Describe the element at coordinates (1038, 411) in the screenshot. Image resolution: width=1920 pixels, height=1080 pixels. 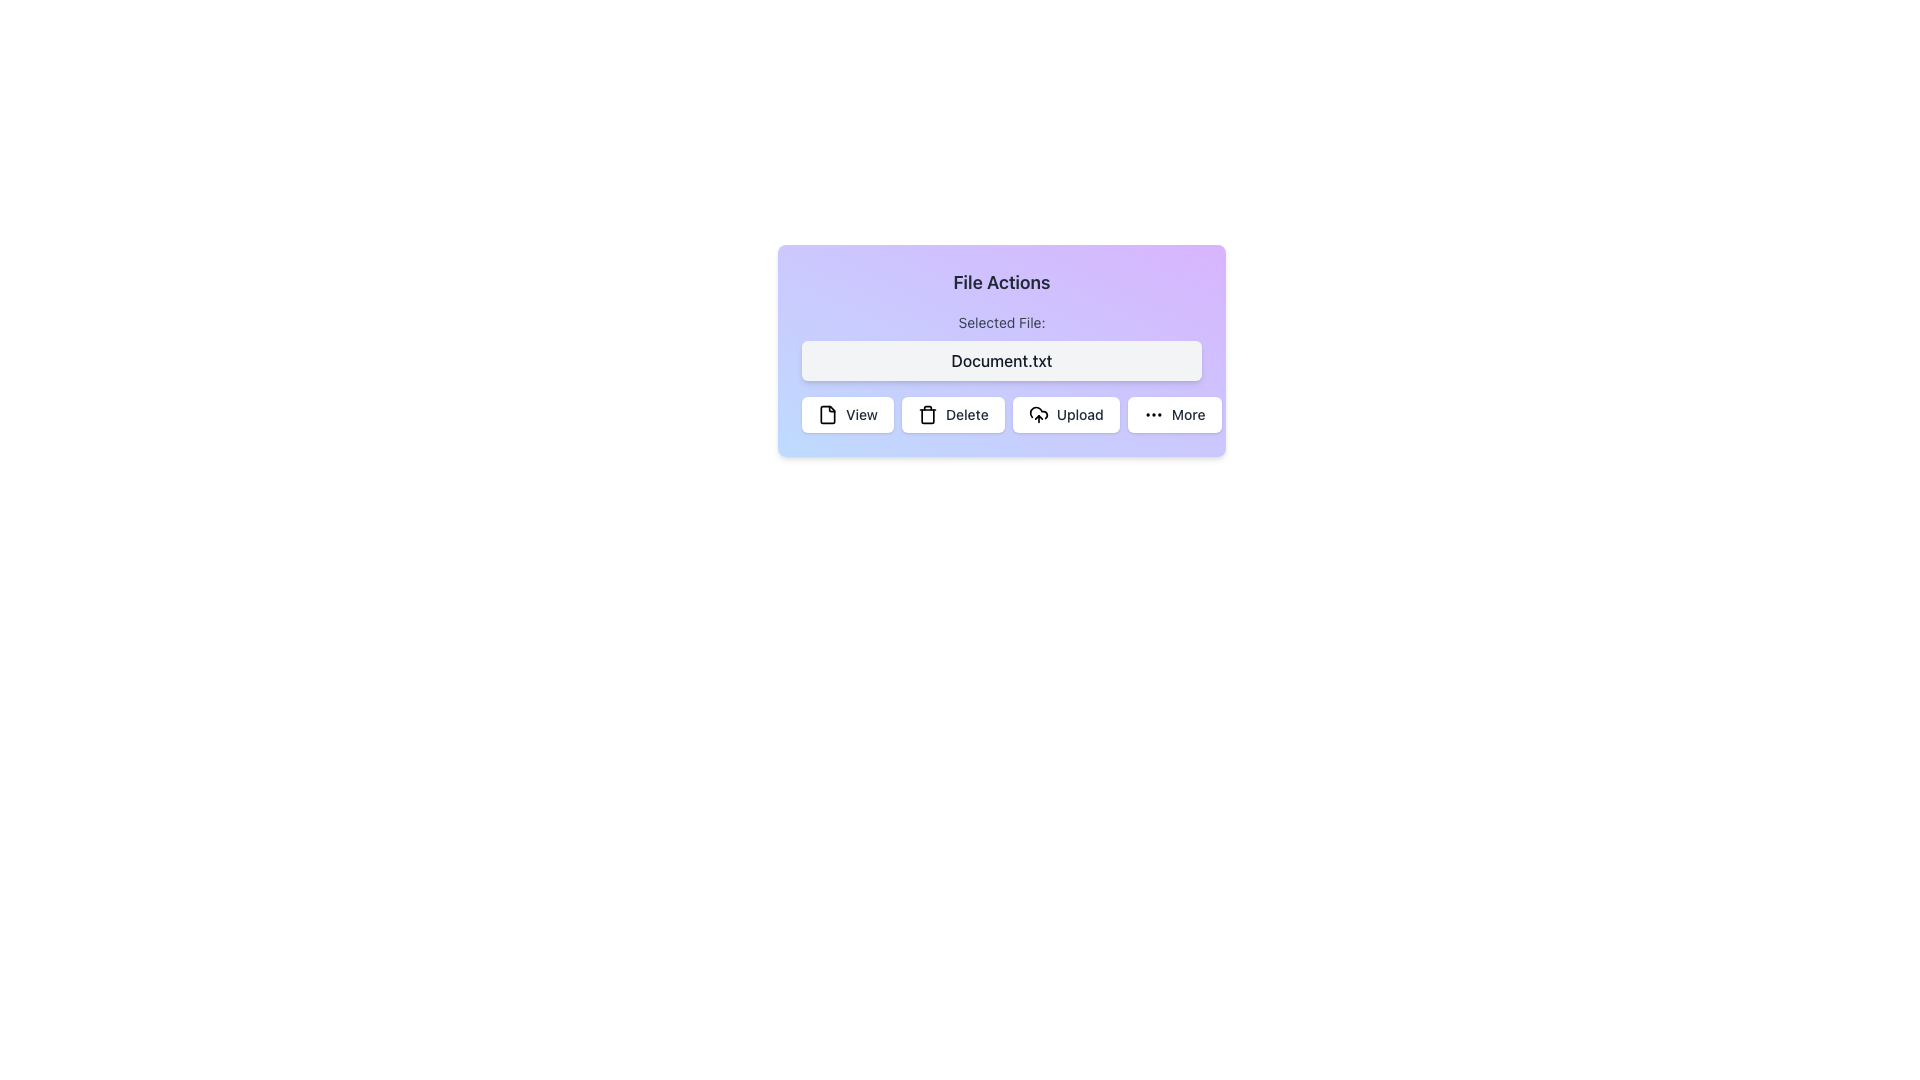
I see `the cloud upload icon located centrally within the 'Upload' button, which is the third button in the row of action buttons below the 'Selected File' section` at that location.